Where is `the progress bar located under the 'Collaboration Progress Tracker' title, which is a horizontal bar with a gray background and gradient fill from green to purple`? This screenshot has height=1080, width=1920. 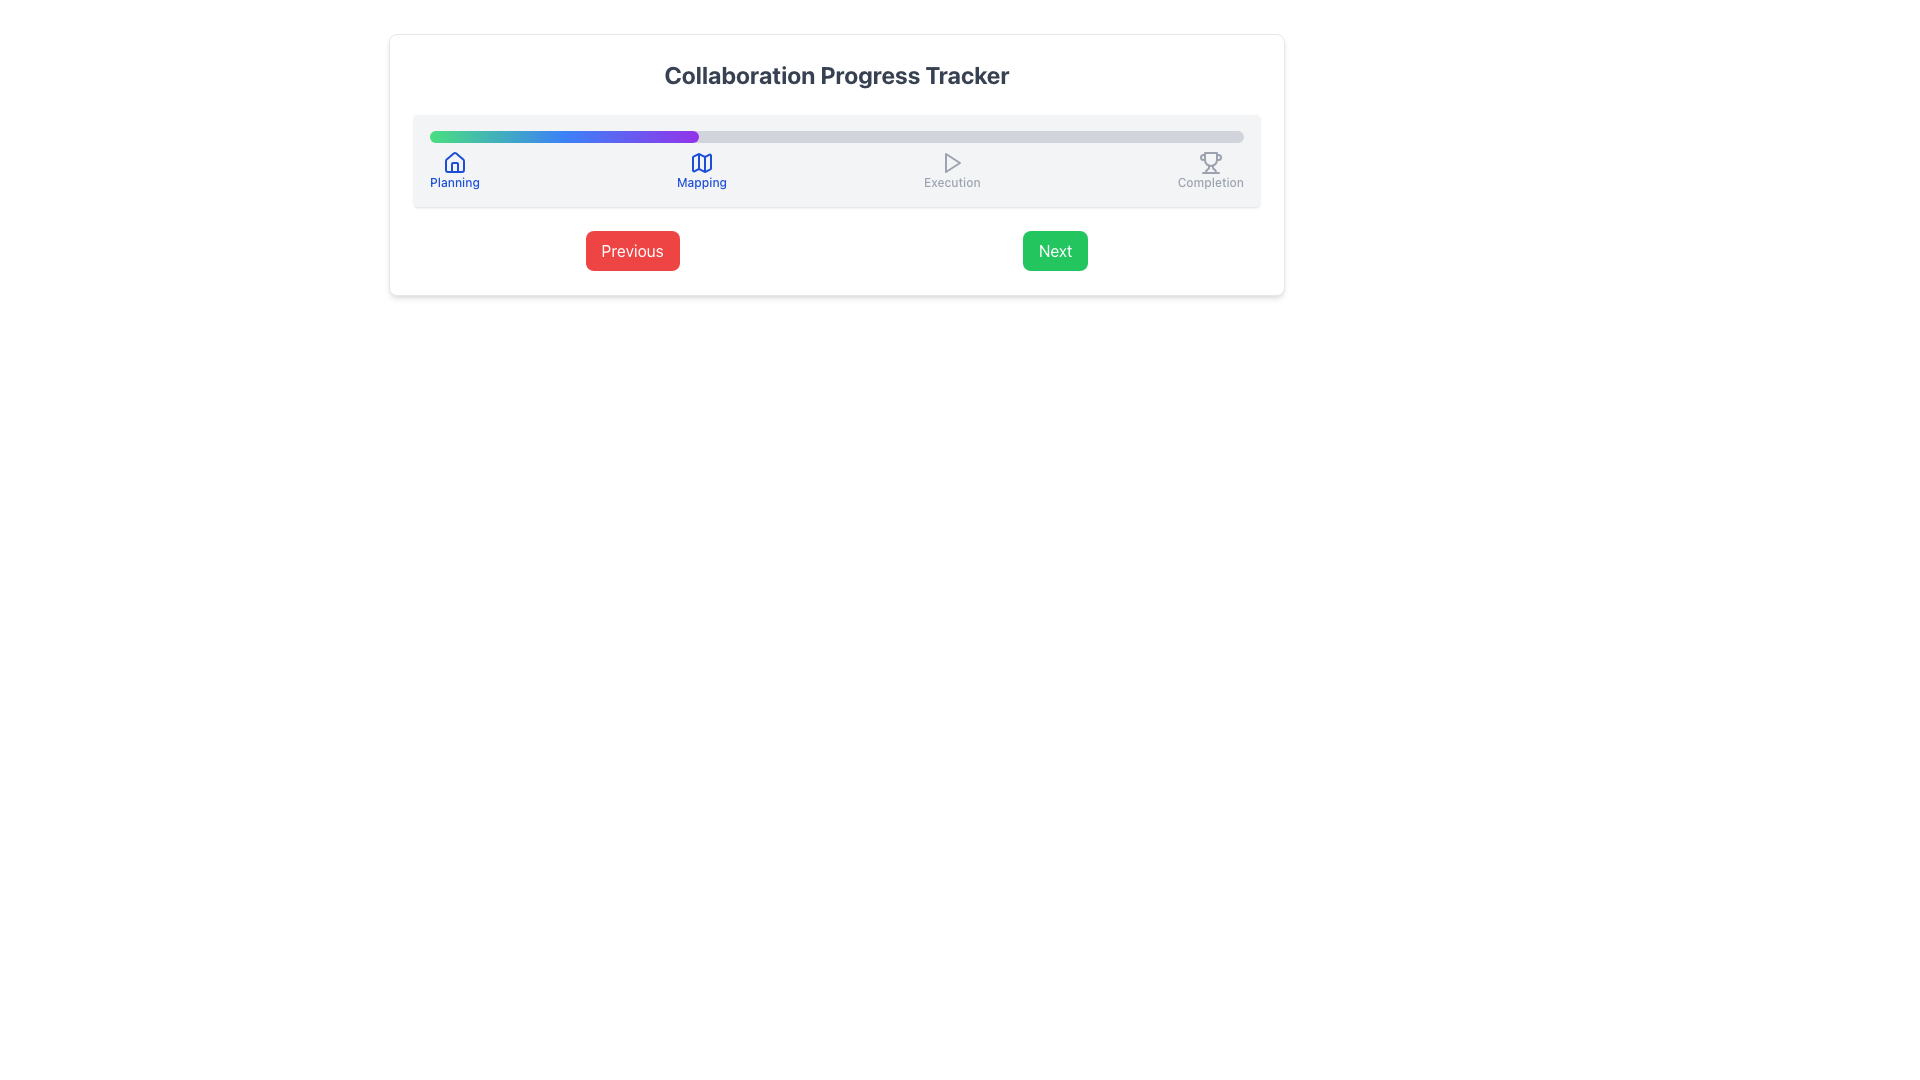 the progress bar located under the 'Collaboration Progress Tracker' title, which is a horizontal bar with a gray background and gradient fill from green to purple is located at coordinates (836, 136).